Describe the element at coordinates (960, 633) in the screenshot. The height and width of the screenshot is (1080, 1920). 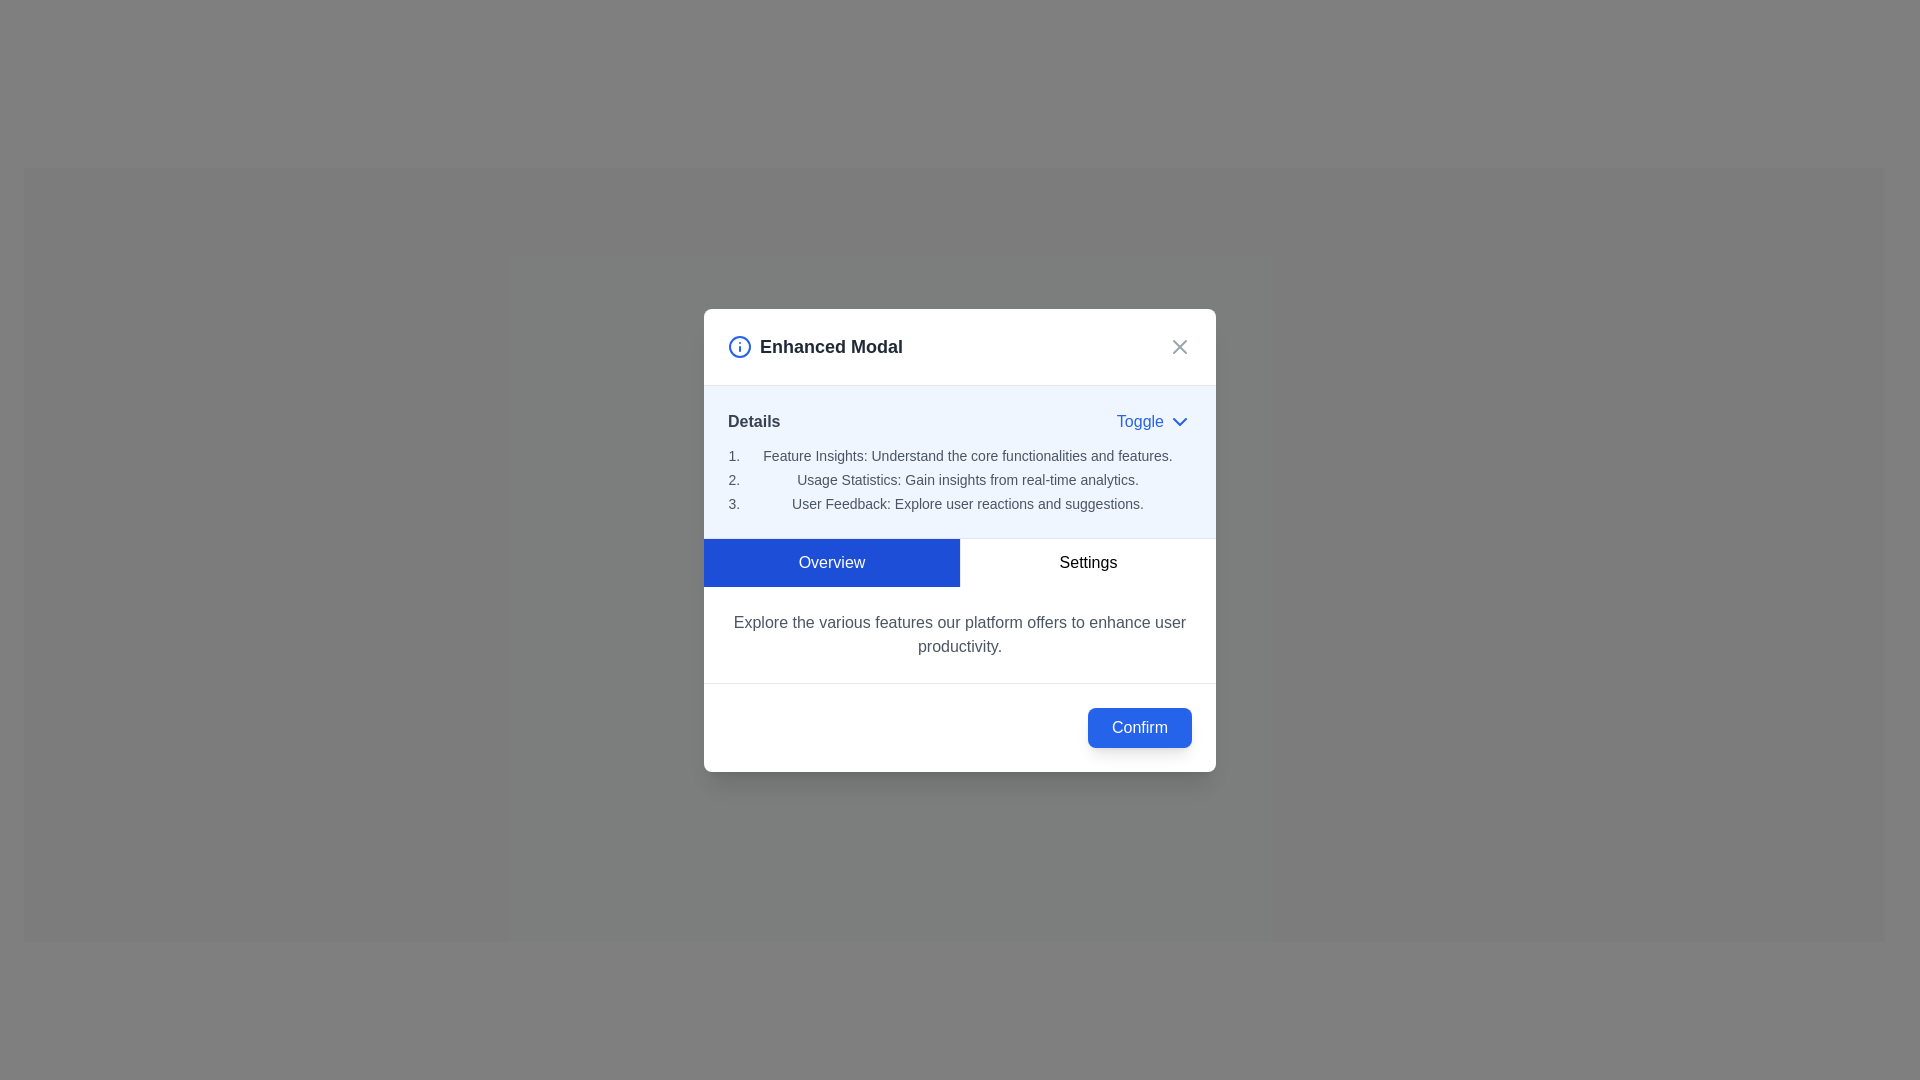
I see `the informational text located in the bottom section of the modal, below the blue navigation bar with 'Overview' and 'Settings' tabs` at that location.